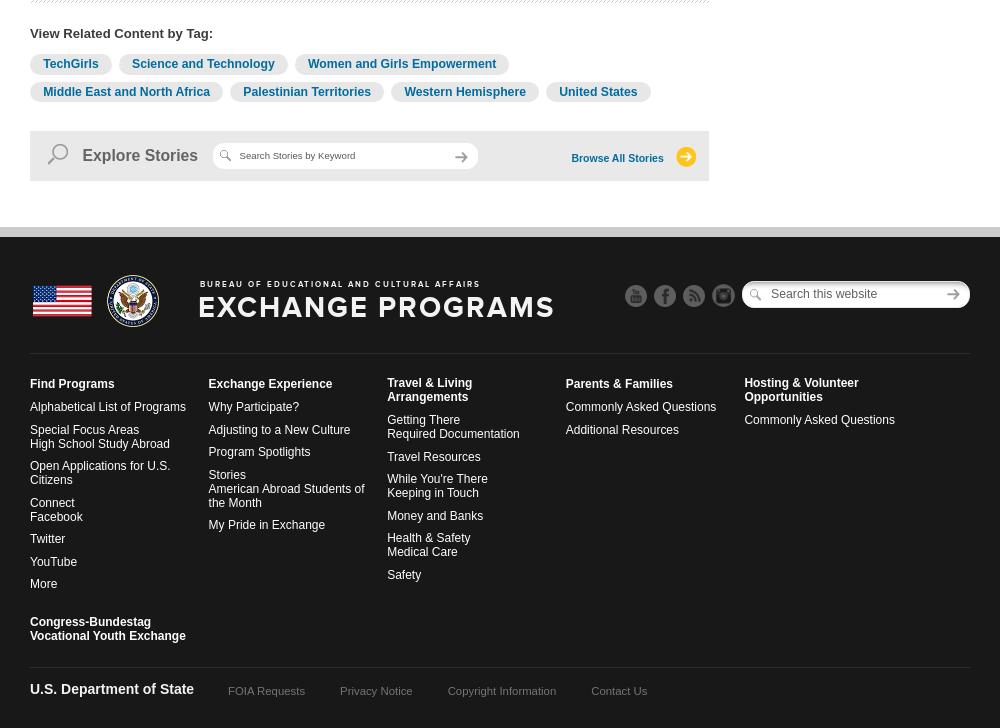 This screenshot has height=728, width=1000. I want to click on 'Medical Care', so click(387, 551).